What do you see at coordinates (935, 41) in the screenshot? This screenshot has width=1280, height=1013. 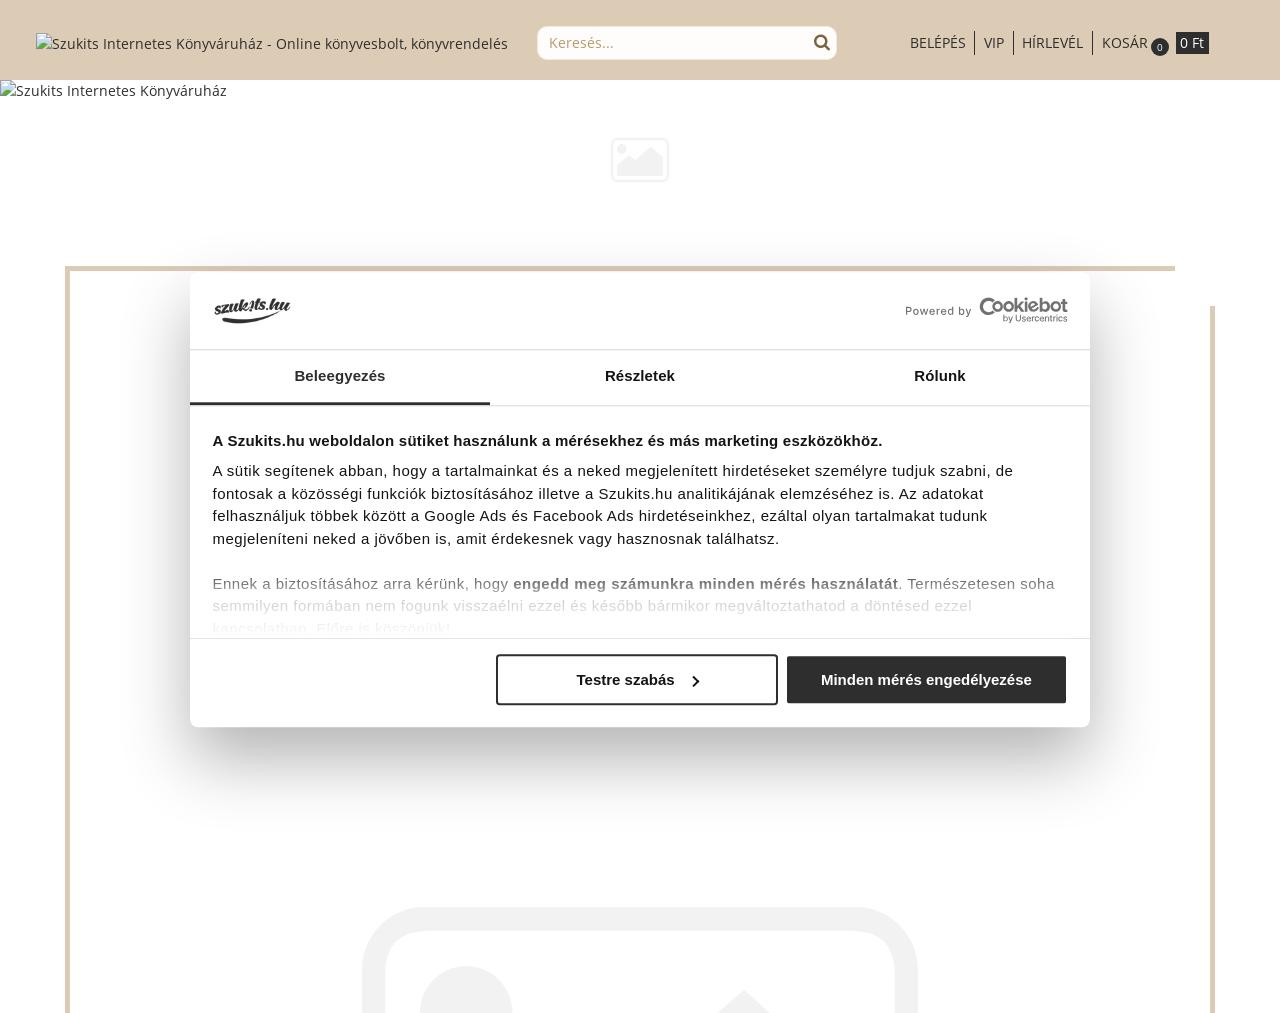 I see `'Belépés'` at bounding box center [935, 41].